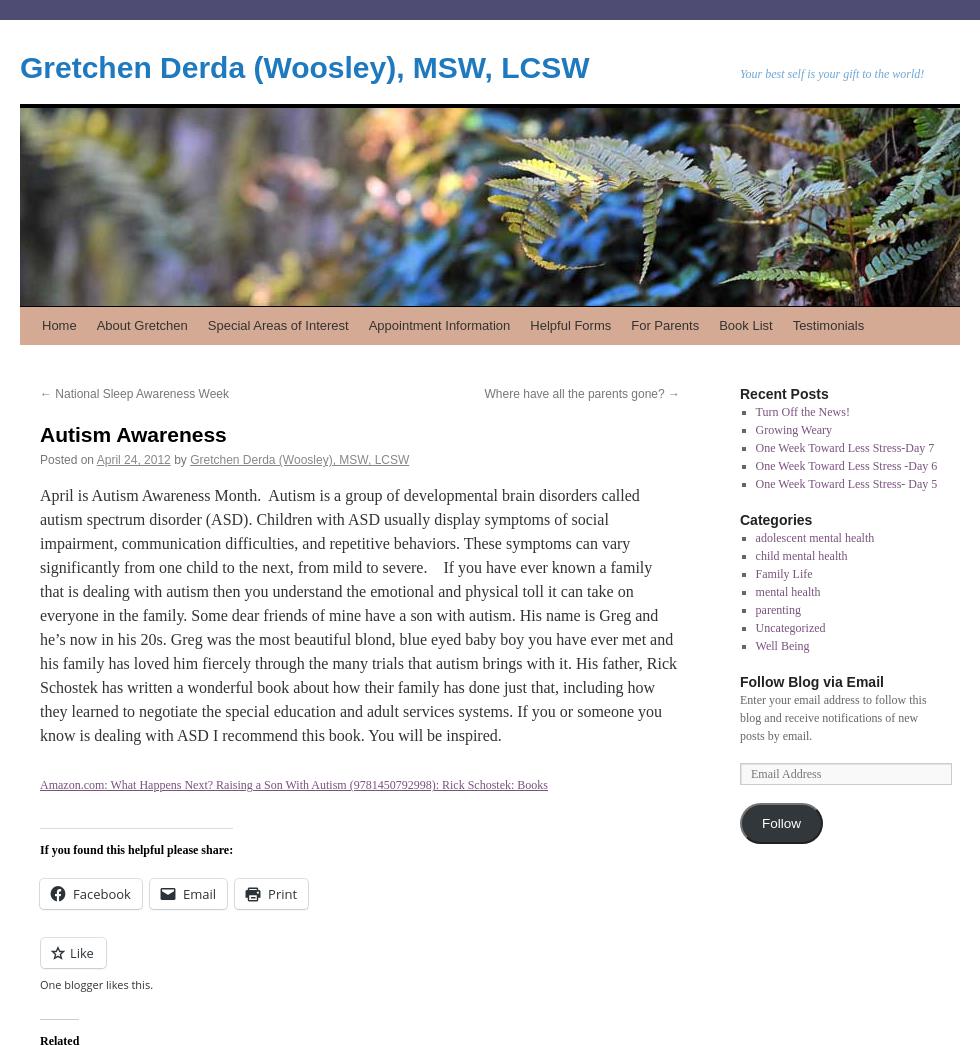  Describe the element at coordinates (39, 614) in the screenshot. I see `'April is Autism Awareness Month.  Autism is a group of developmental brain disorders called autism spectrum disorder (ASD). Children with ASD usually display symptoms of social impairment, communication difficulties, and repetitive behaviors. These symptoms can vary significantly from one child to the next, from mild to severe.    If you have ever known a family that is dealing with autism then you understand the emotional and physical toll it can take on everyone in the family. Some dear friends of mine have a son with autism. His name is Greg and he’s now in his 20s. Greg was the most beautiful blond, blue eyed baby boy you have ever met and his family has loved him fiercely through the many trials that autism brings with it. His father, Rick Schostek has written a wonderful book about how their family has done just that, including how they learned to negotiate the special education and adult services systems. If you or someone you know is dealing with ASD I recommend this book. You will be inspired.'` at that location.